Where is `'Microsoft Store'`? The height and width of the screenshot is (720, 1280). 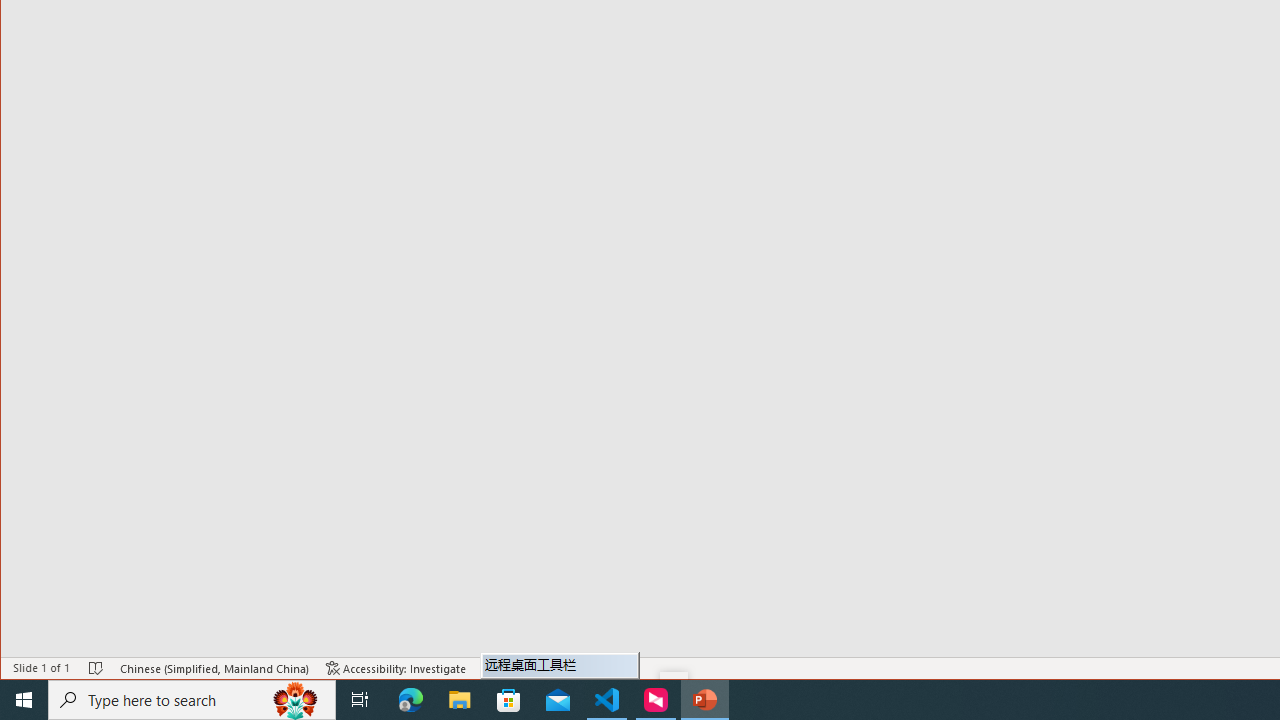 'Microsoft Store' is located at coordinates (509, 698).